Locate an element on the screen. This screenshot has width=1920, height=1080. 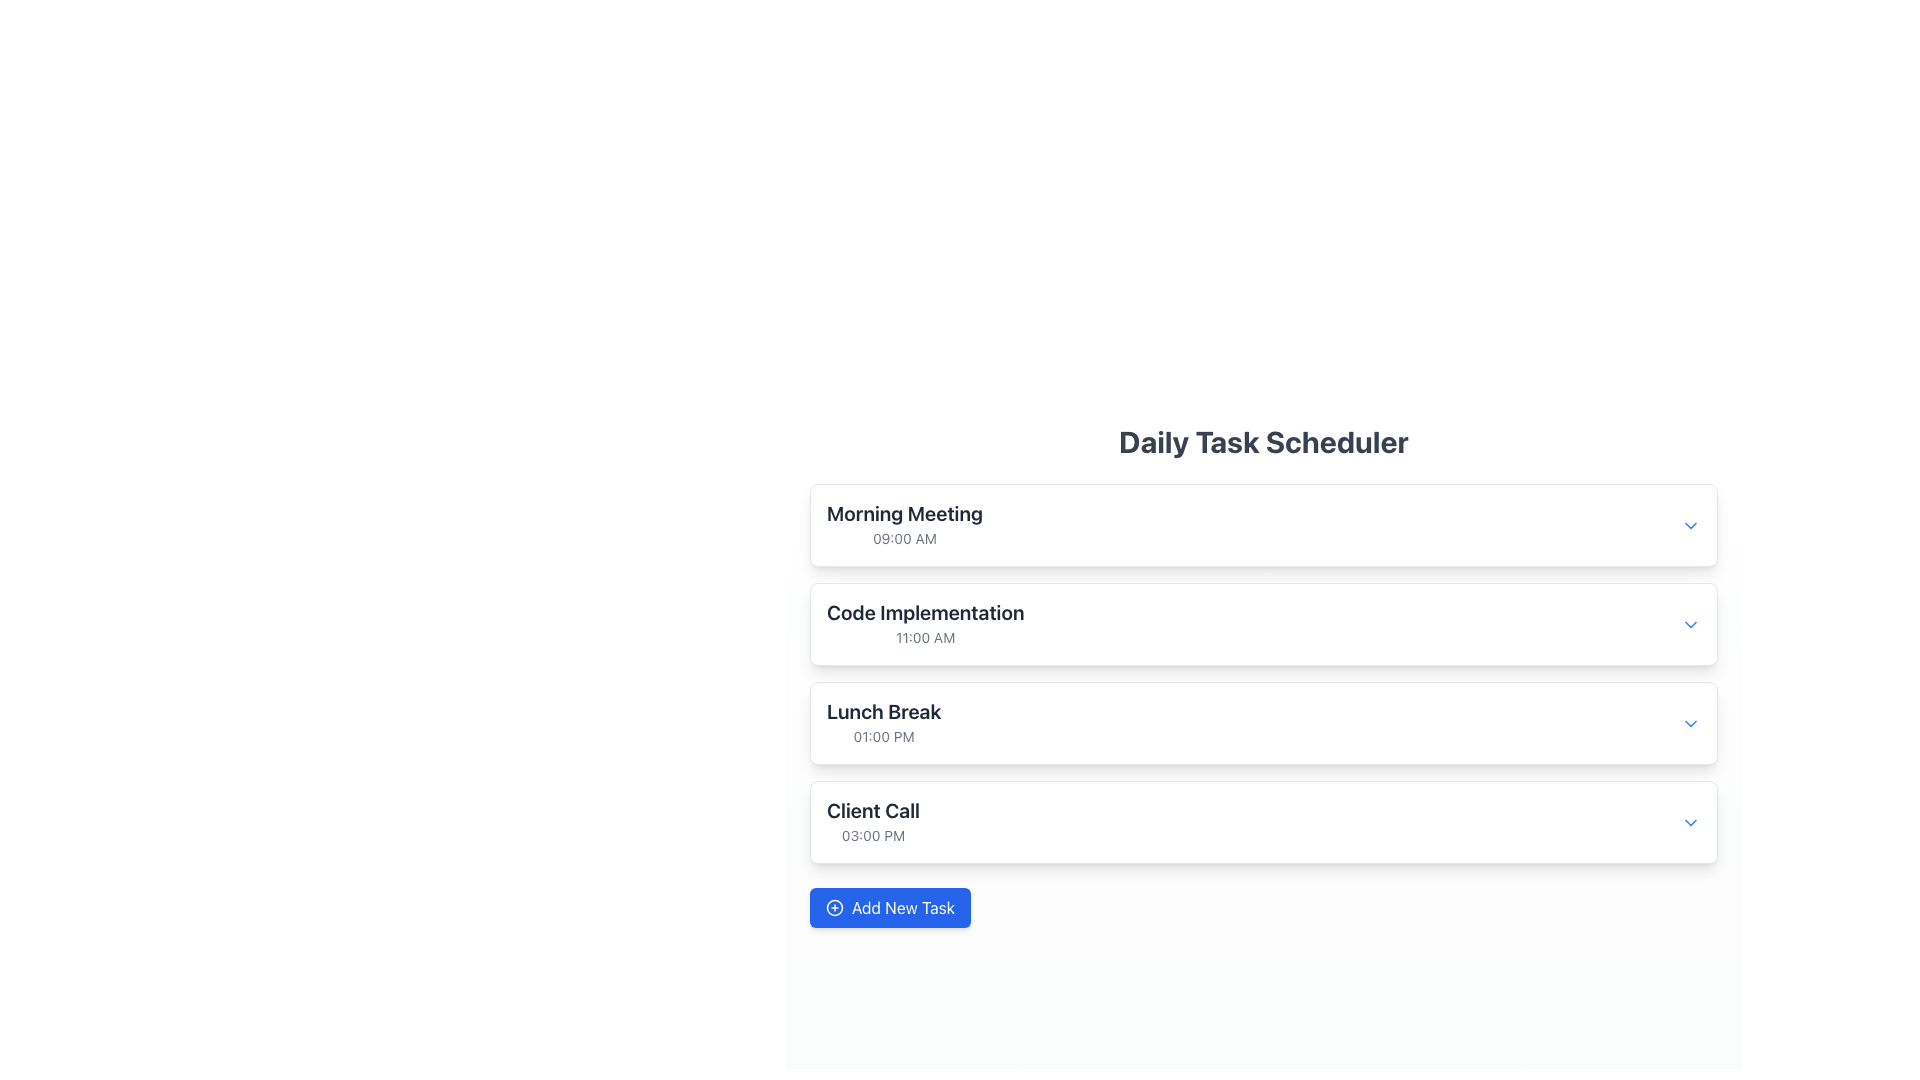
the circular icon with a plus sign inside, located to the left of the 'Add New Task' button at the bottom of the interface is located at coordinates (835, 907).